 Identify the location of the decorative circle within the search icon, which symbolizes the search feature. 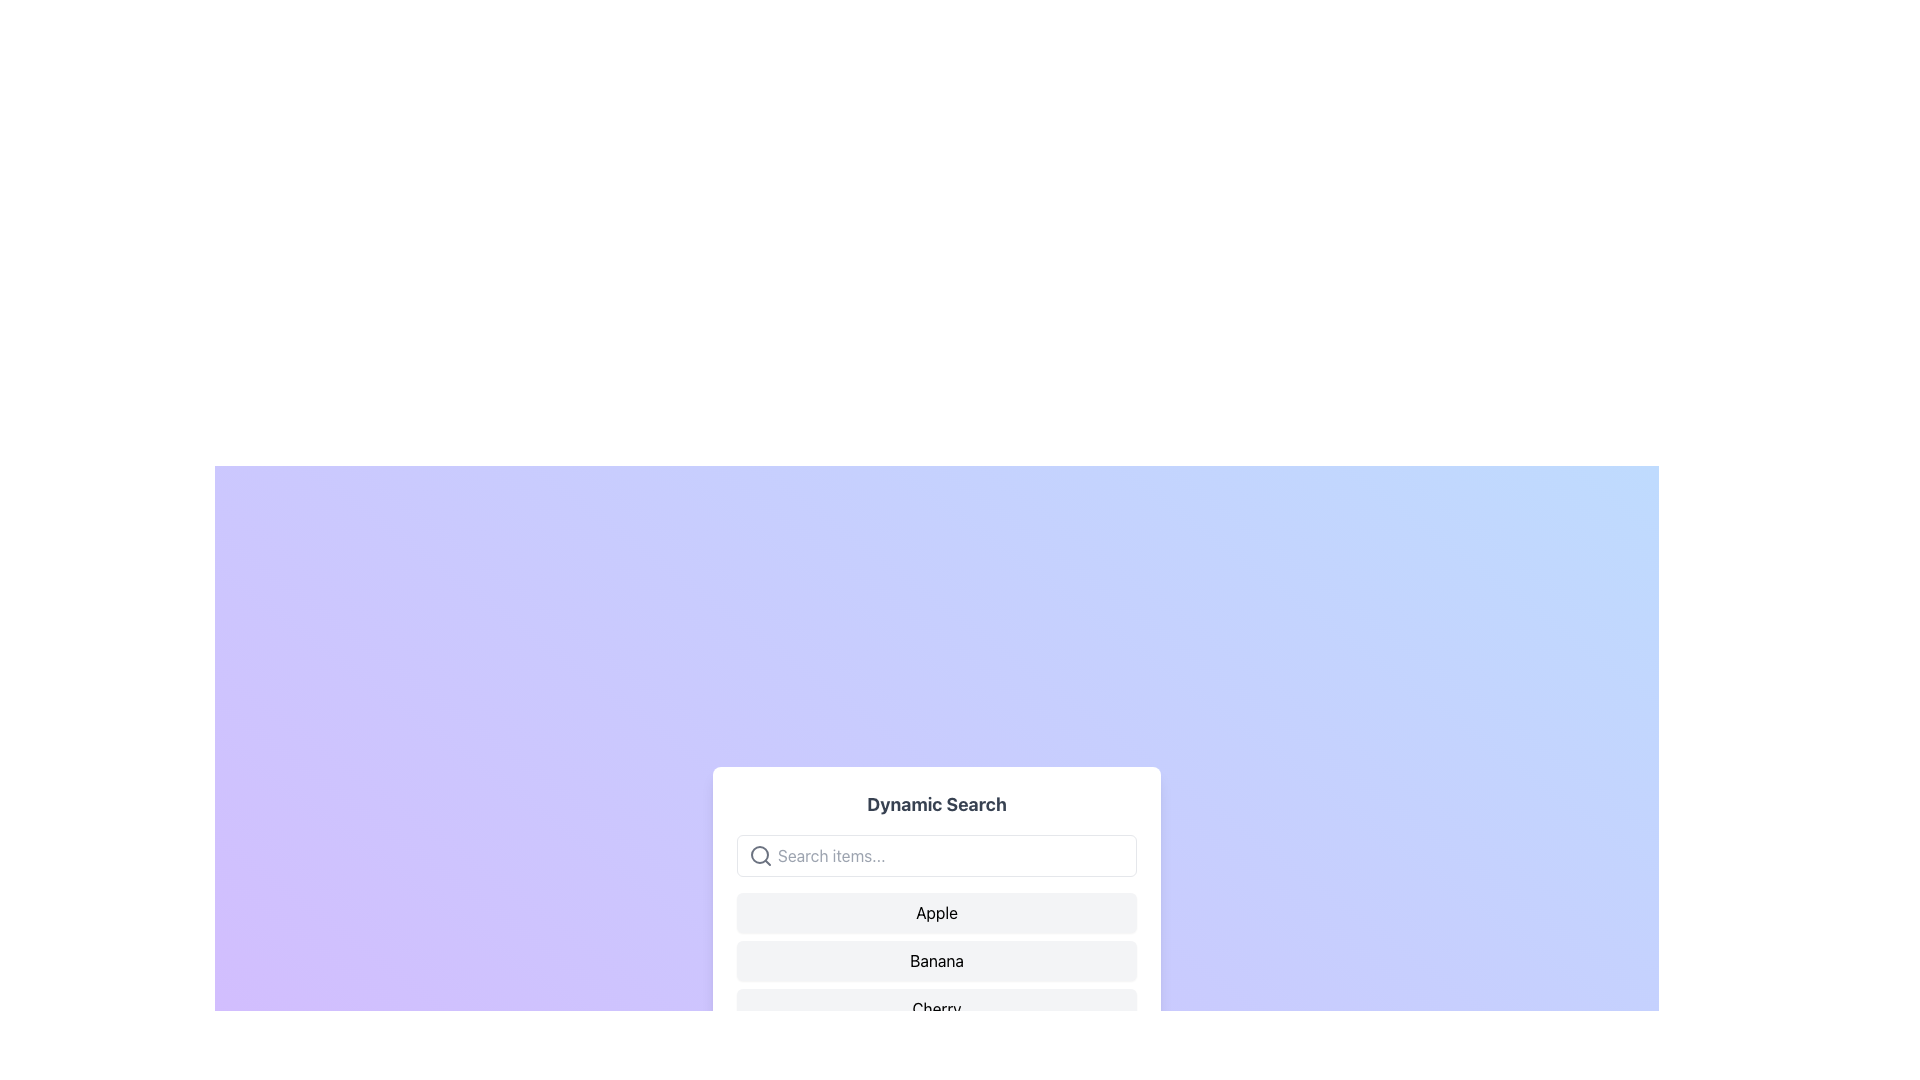
(758, 855).